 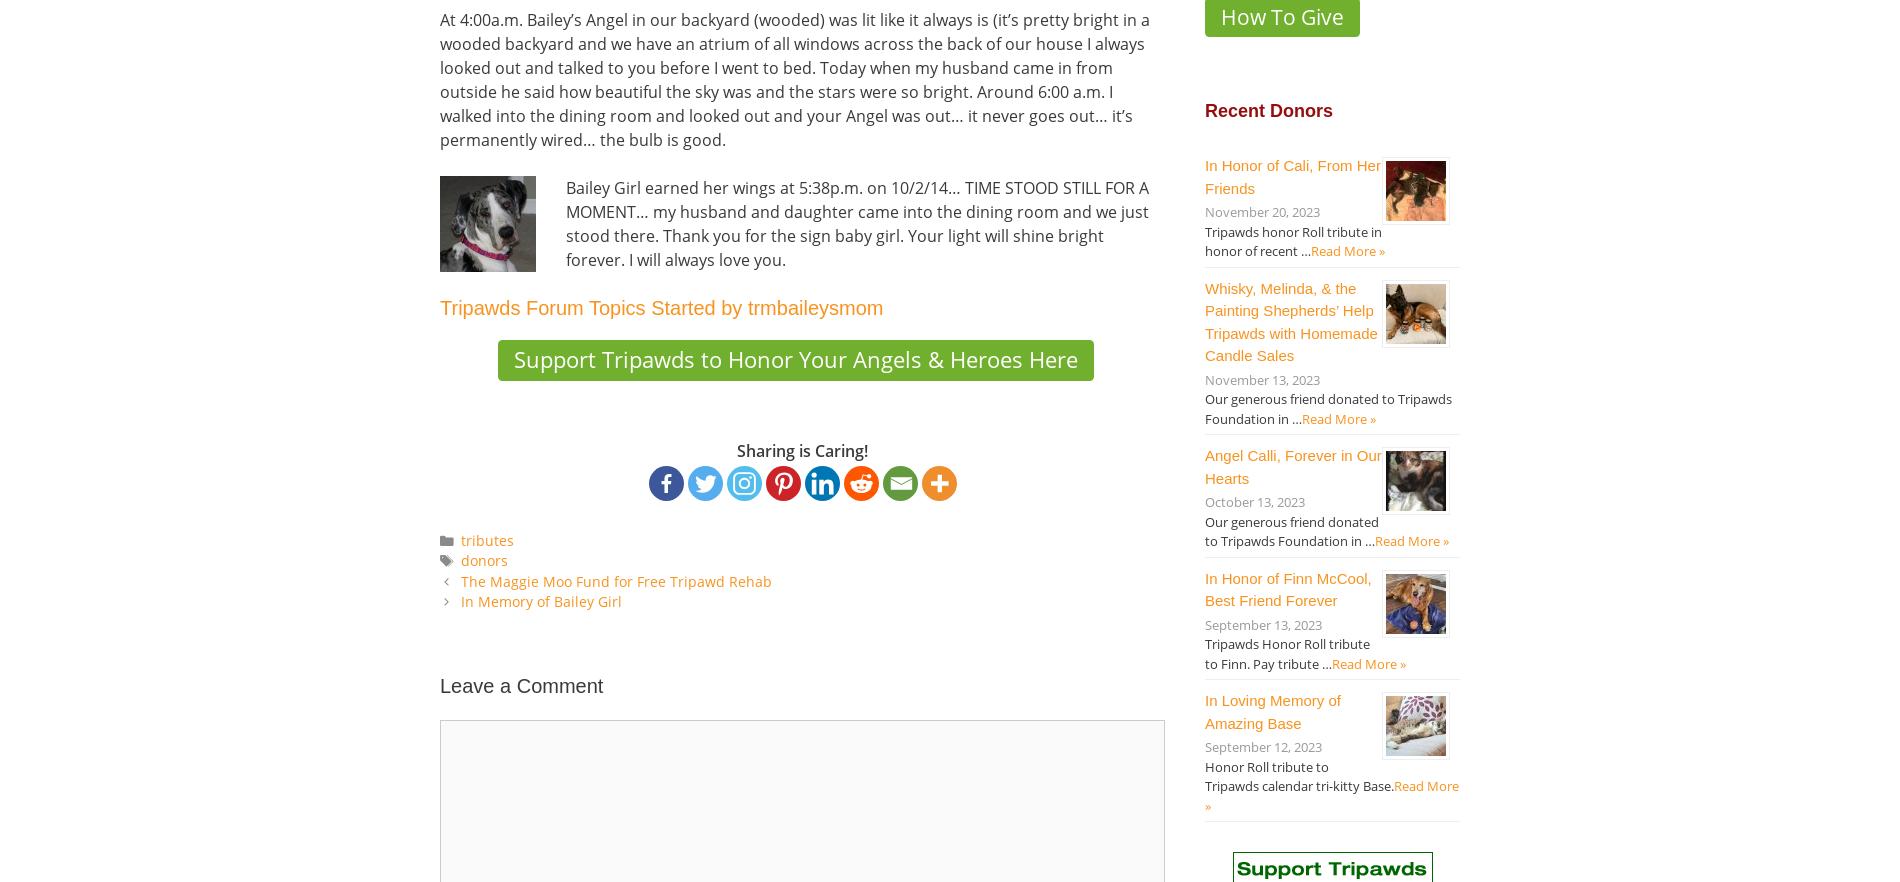 What do you see at coordinates (793, 358) in the screenshot?
I see `'Support Tripawds to Honor Your Angels & Heroes Here'` at bounding box center [793, 358].